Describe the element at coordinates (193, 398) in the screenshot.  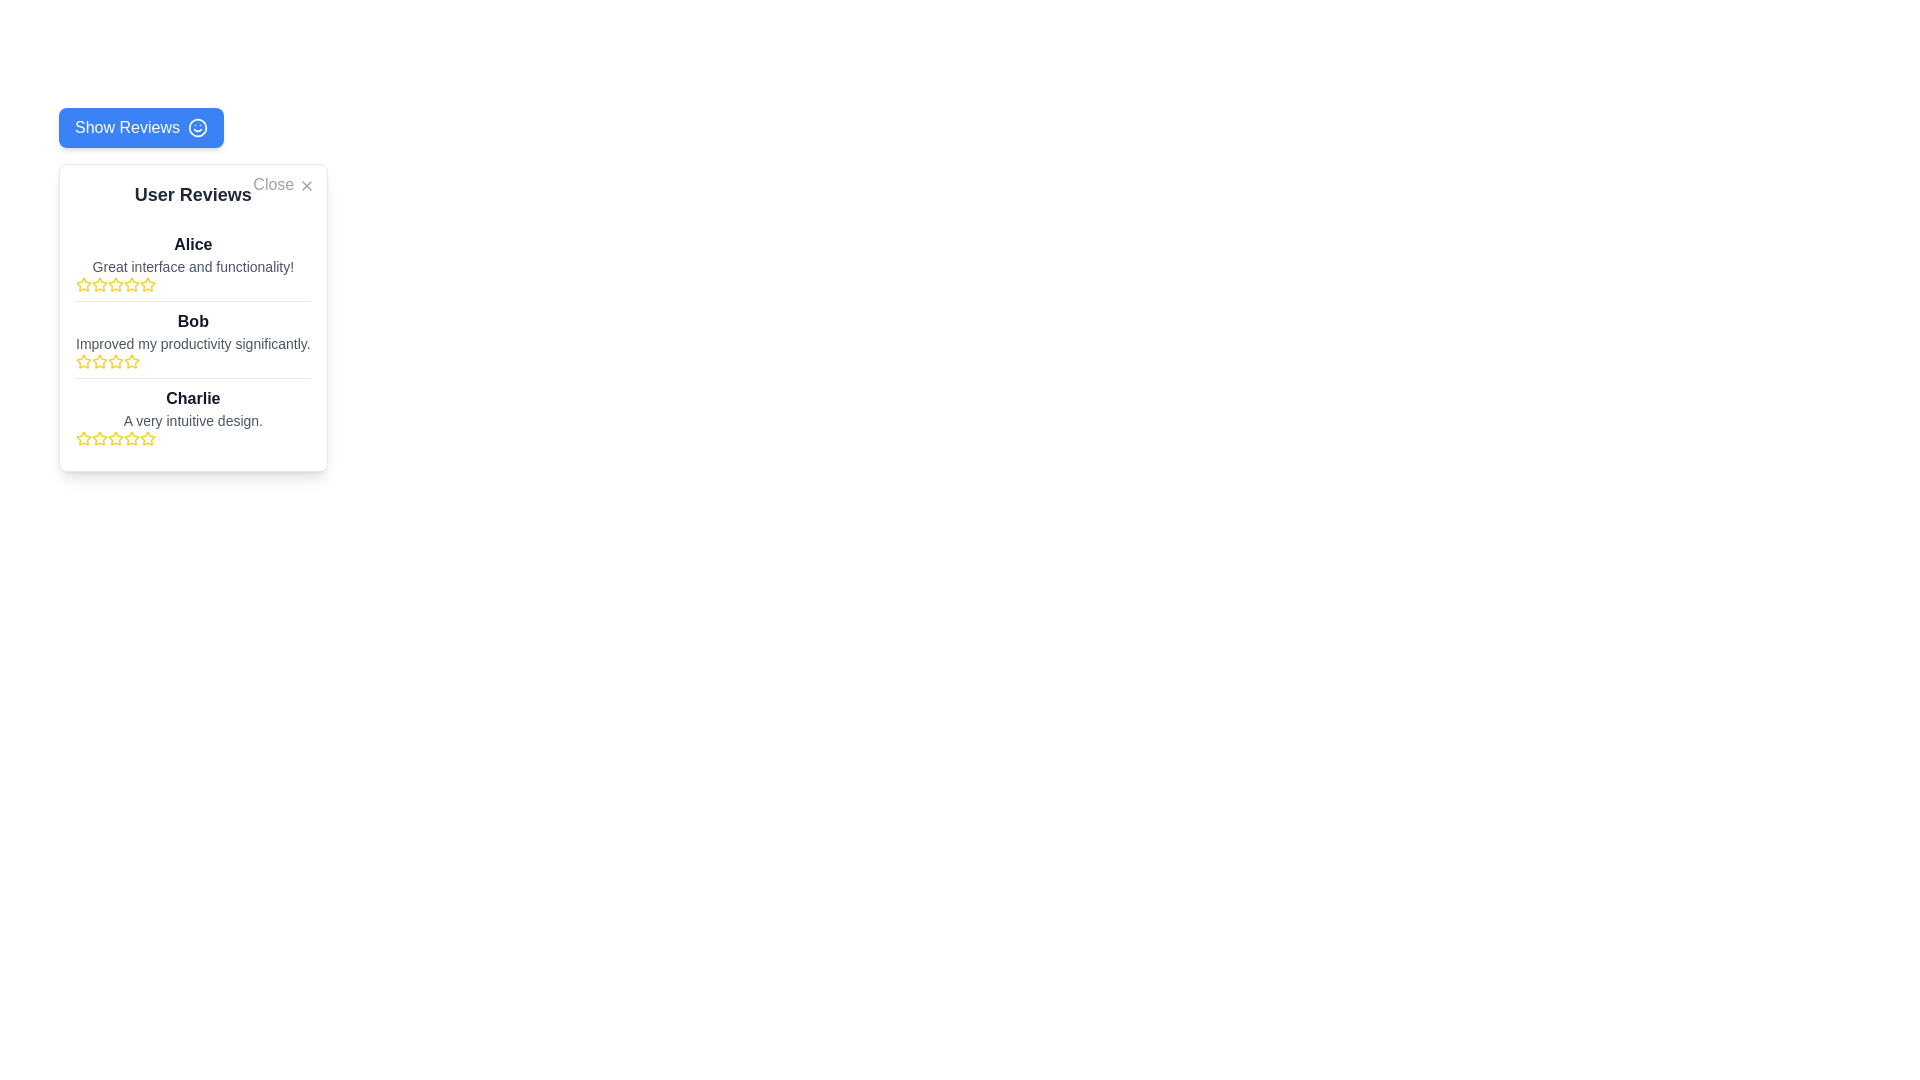
I see `the text label reading 'Charlie', which is styled in darker gray font and aligned left, located at the top of the last review section below the entry for 'Bob'` at that location.